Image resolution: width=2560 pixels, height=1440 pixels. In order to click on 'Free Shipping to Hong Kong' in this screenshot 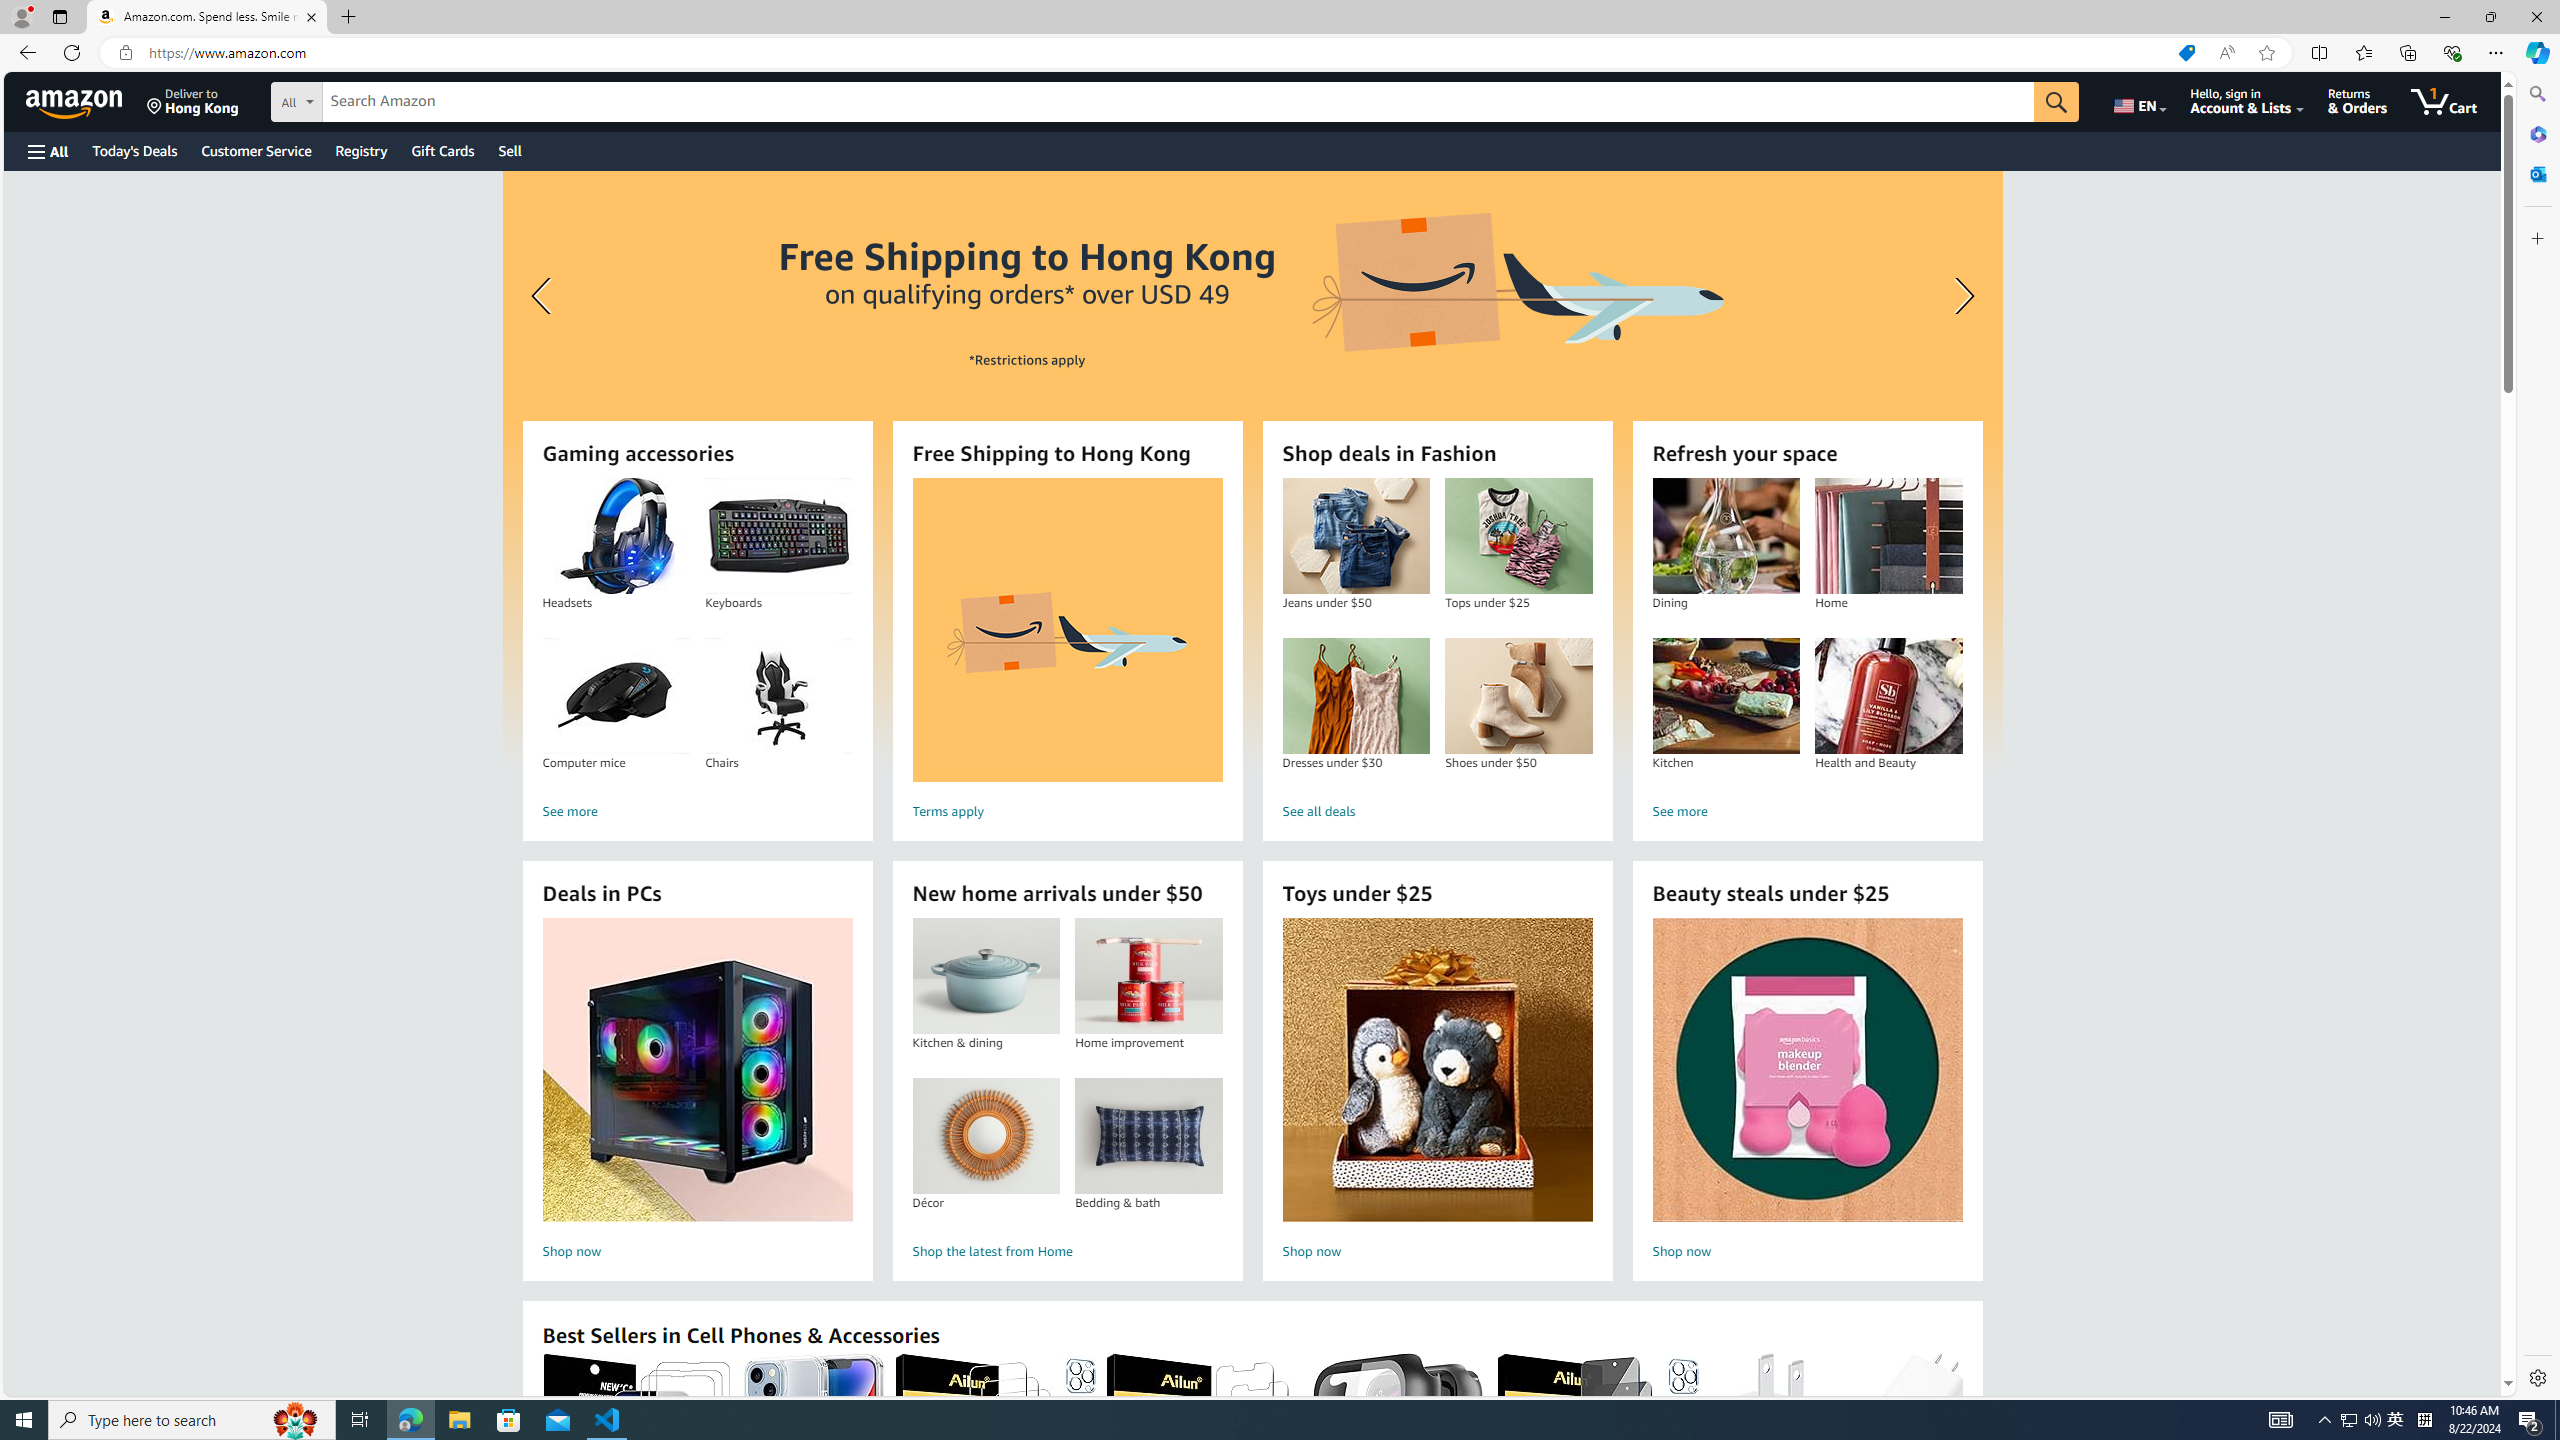, I will do `click(1067, 629)`.